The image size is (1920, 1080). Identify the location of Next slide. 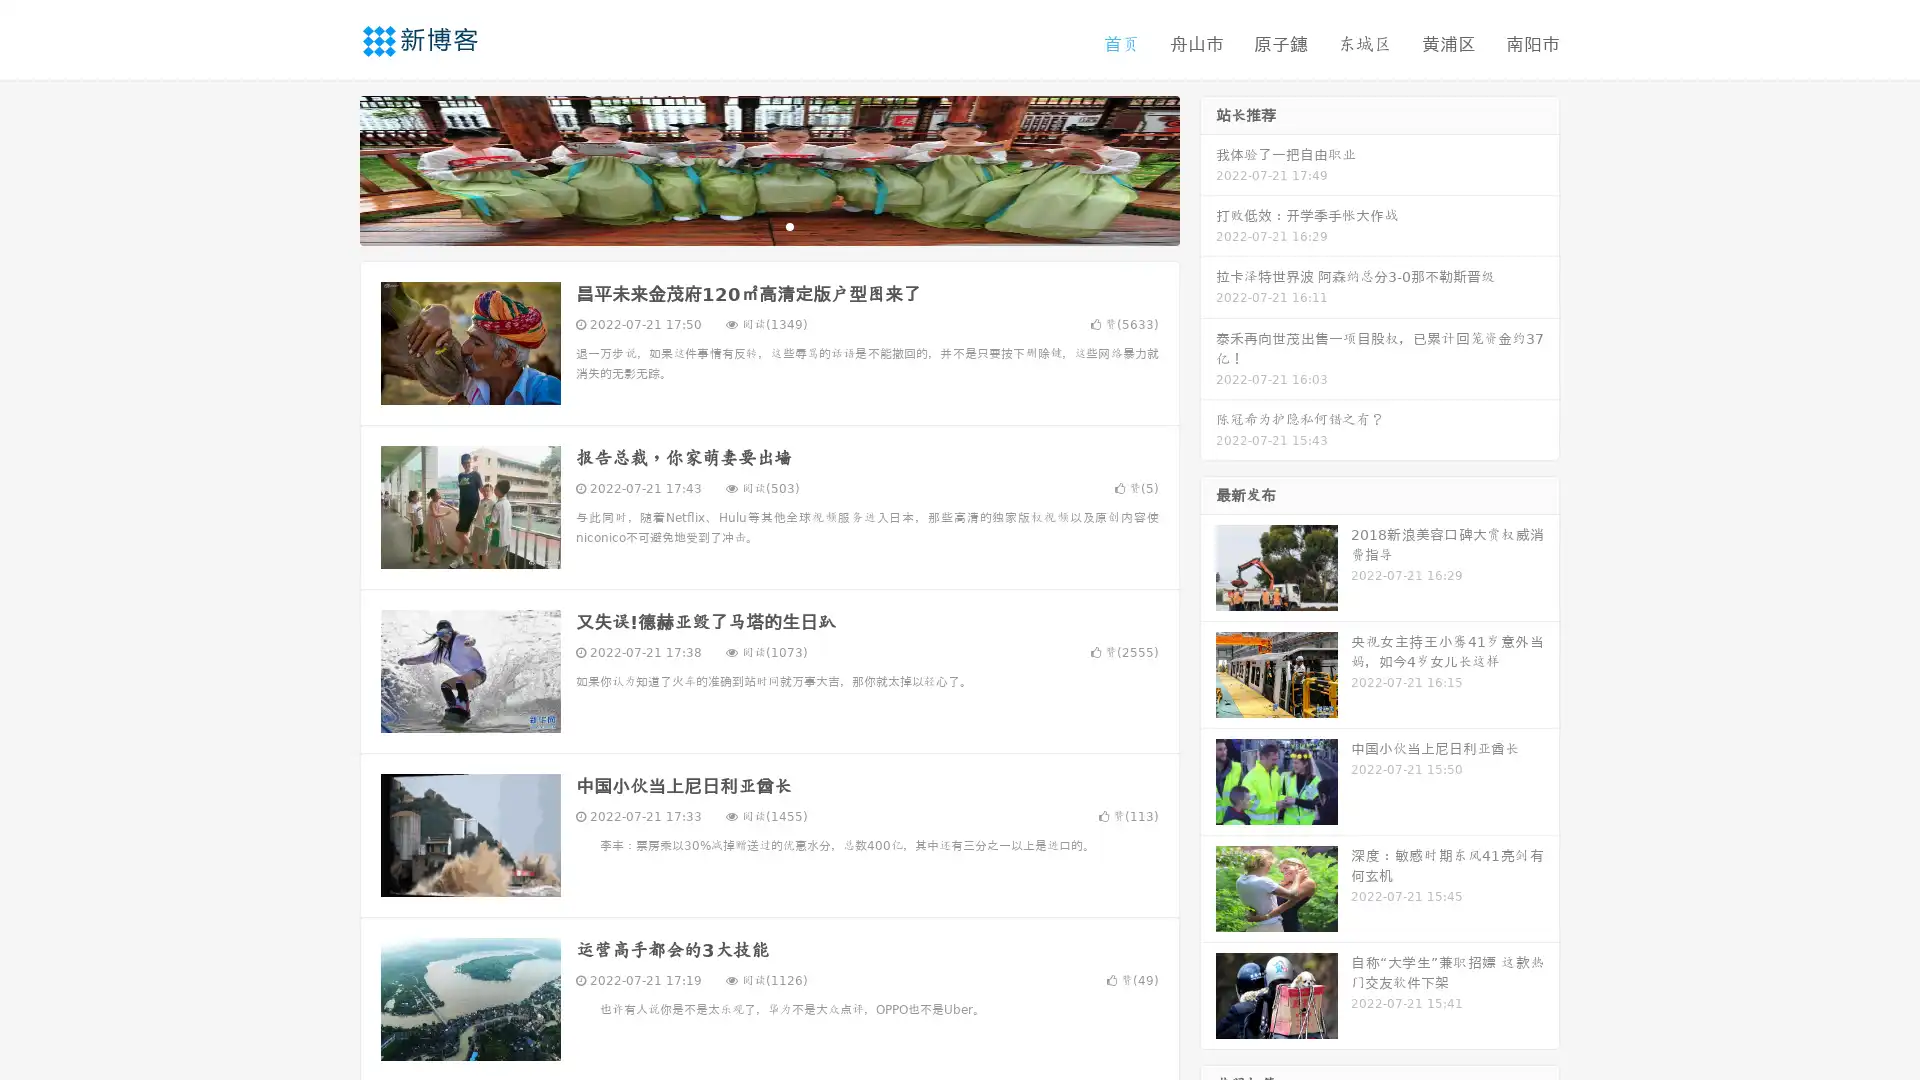
(1208, 168).